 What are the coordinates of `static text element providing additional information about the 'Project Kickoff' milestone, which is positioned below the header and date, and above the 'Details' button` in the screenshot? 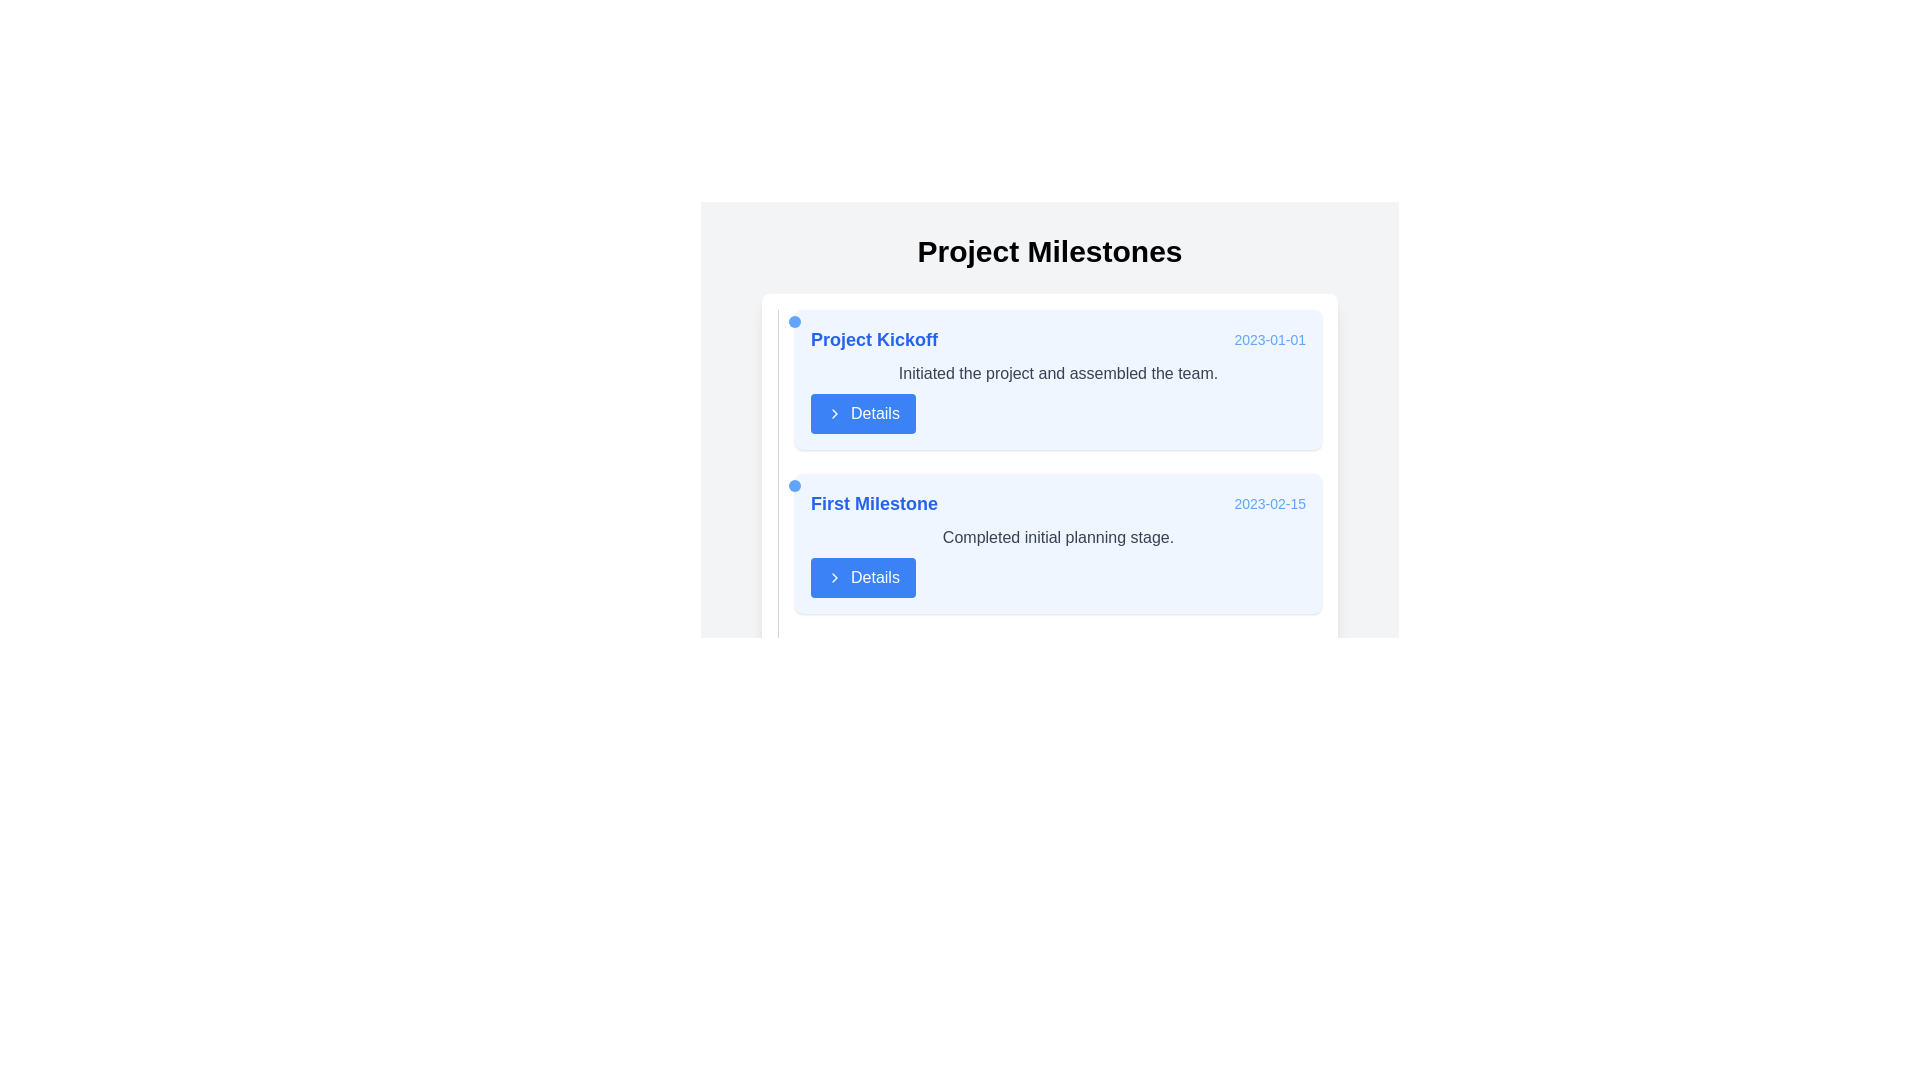 It's located at (1057, 374).